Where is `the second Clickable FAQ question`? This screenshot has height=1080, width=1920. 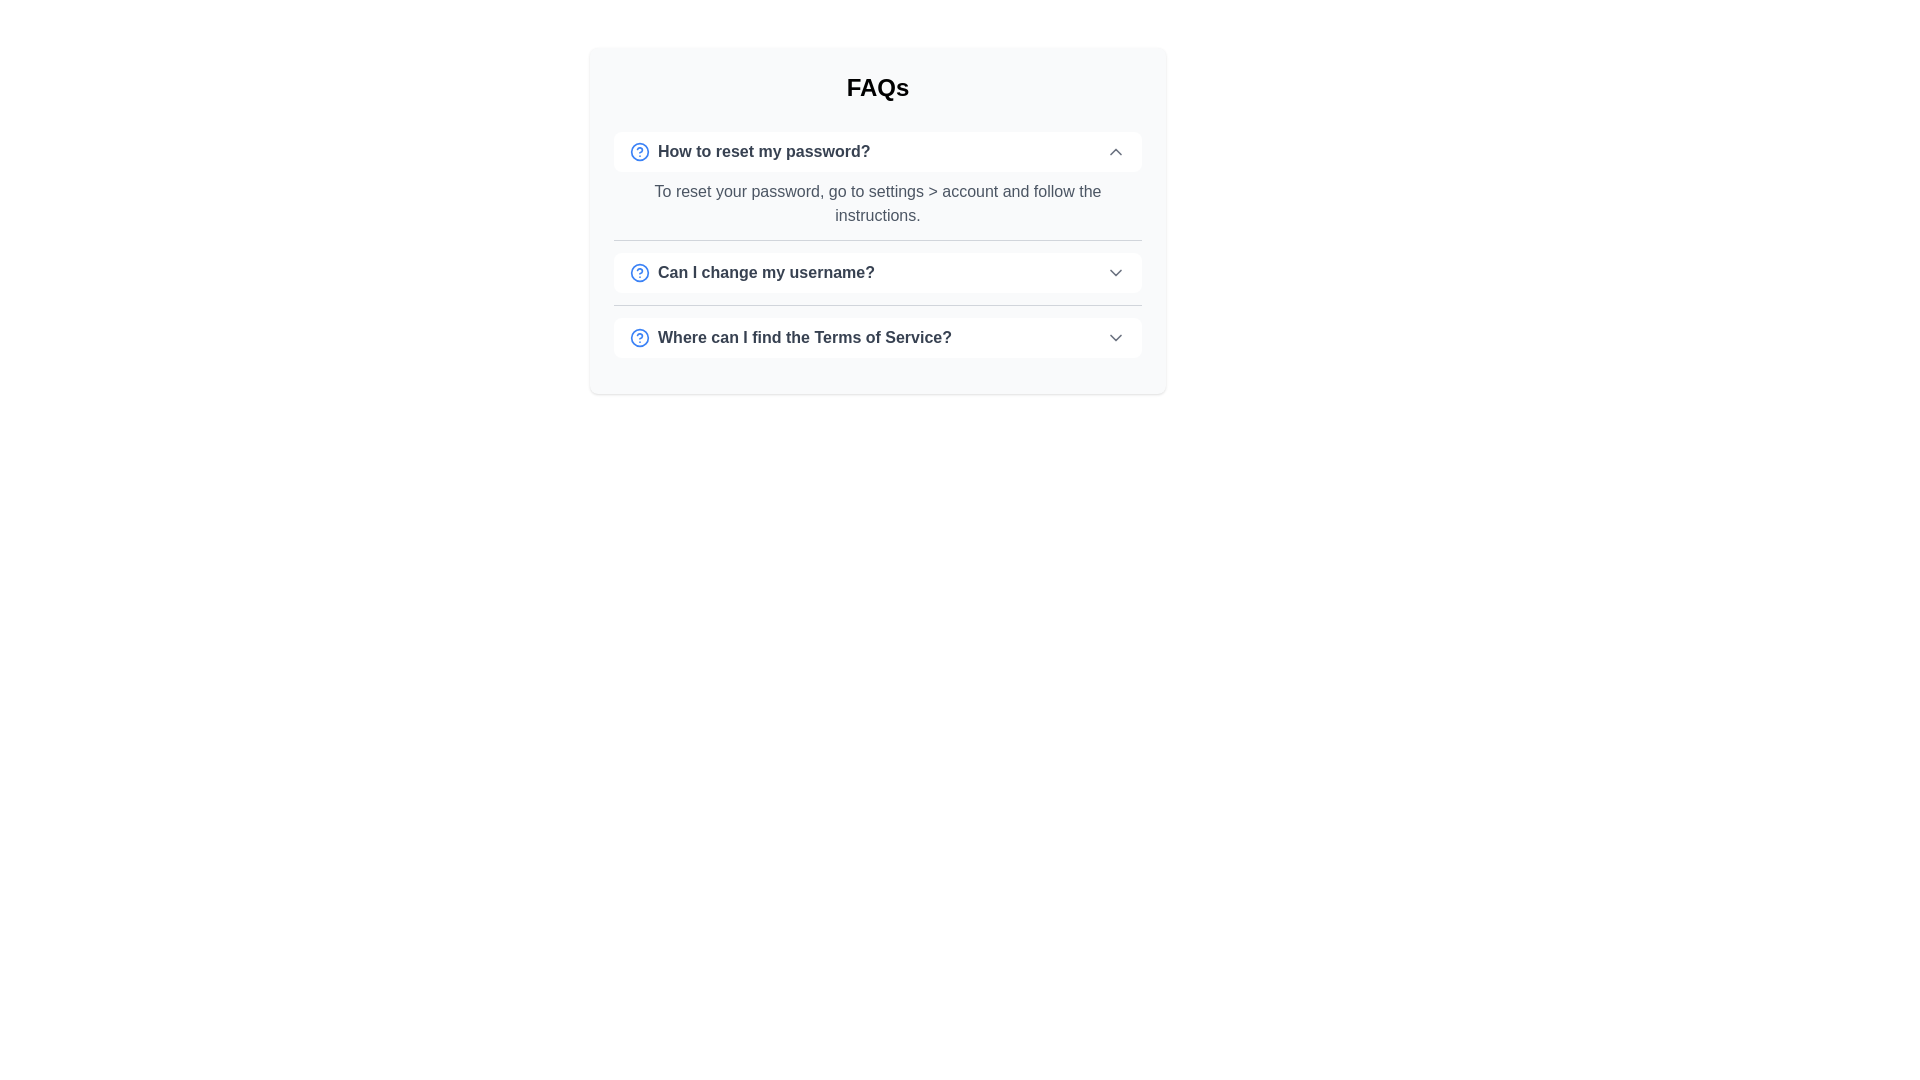
the second Clickable FAQ question is located at coordinates (878, 272).